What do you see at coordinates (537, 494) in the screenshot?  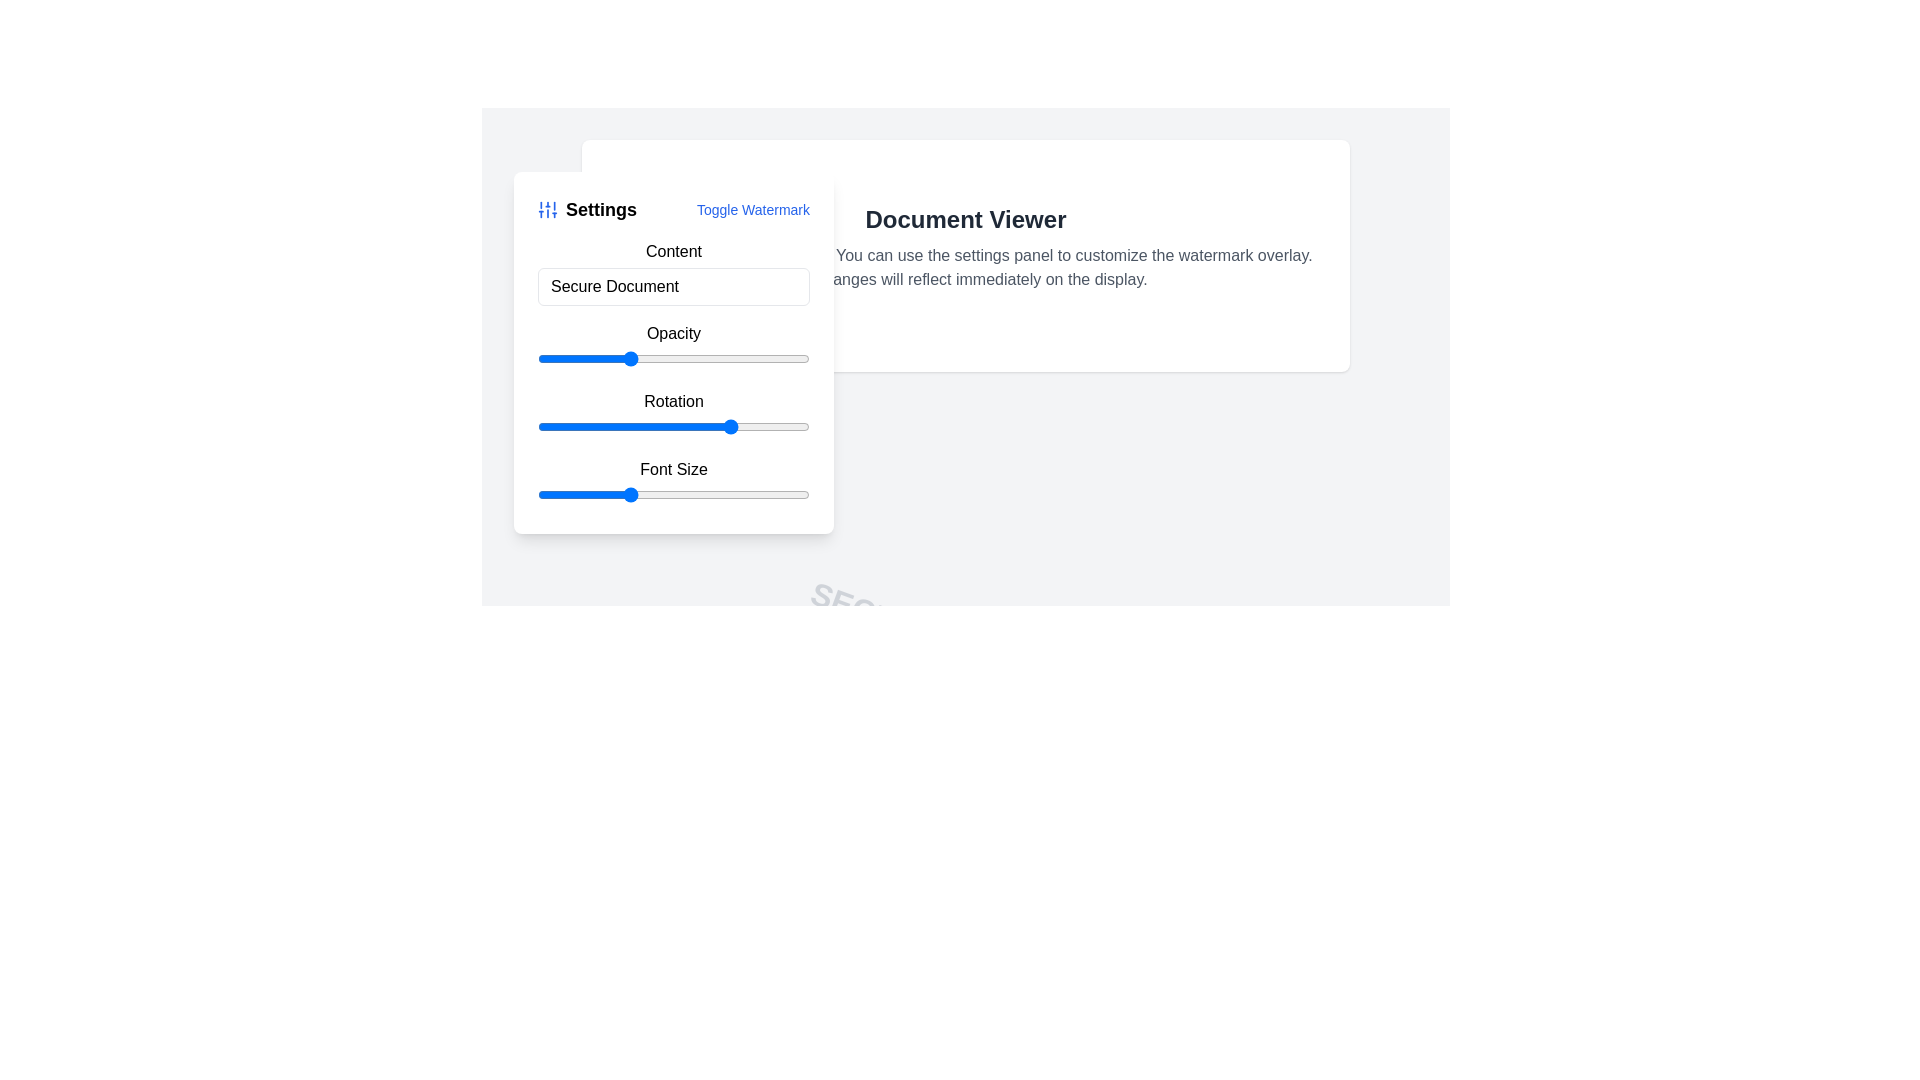 I see `the font size slider` at bounding box center [537, 494].